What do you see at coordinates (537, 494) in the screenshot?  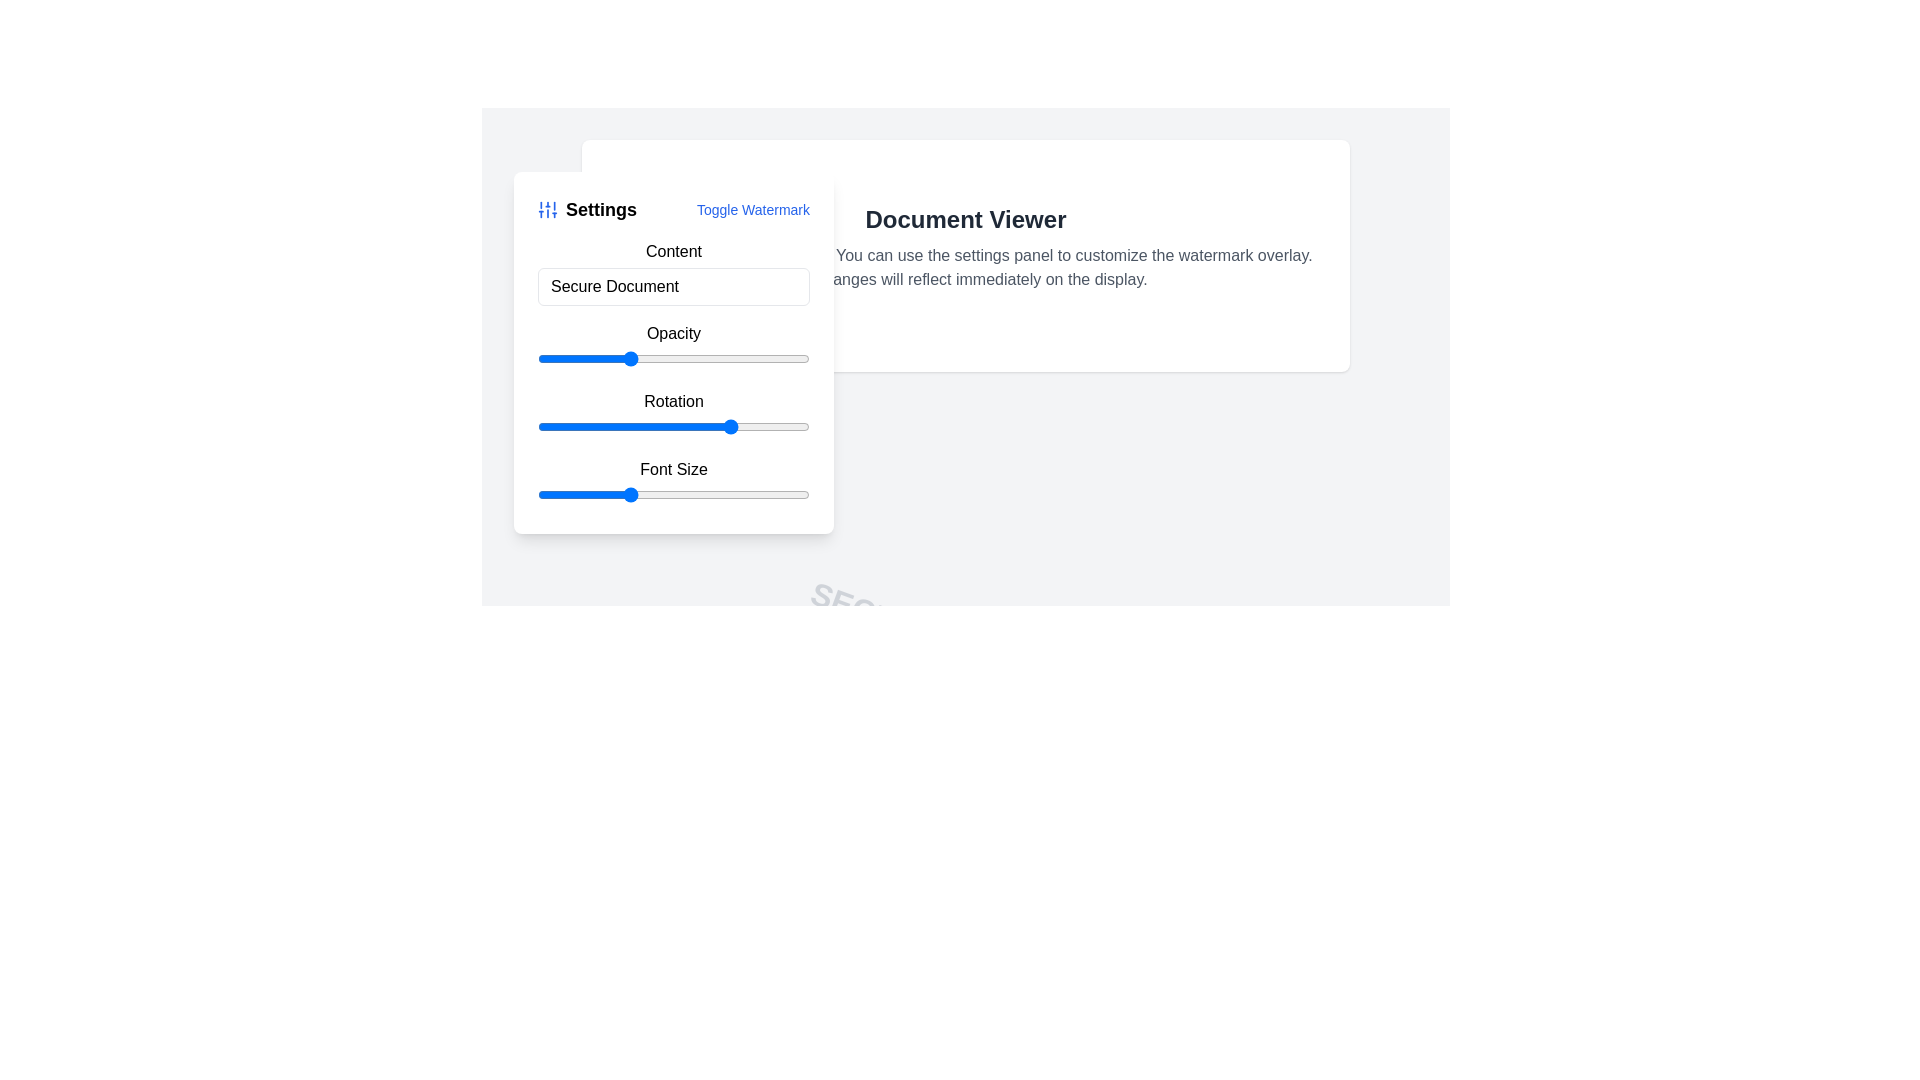 I see `the font size slider` at bounding box center [537, 494].